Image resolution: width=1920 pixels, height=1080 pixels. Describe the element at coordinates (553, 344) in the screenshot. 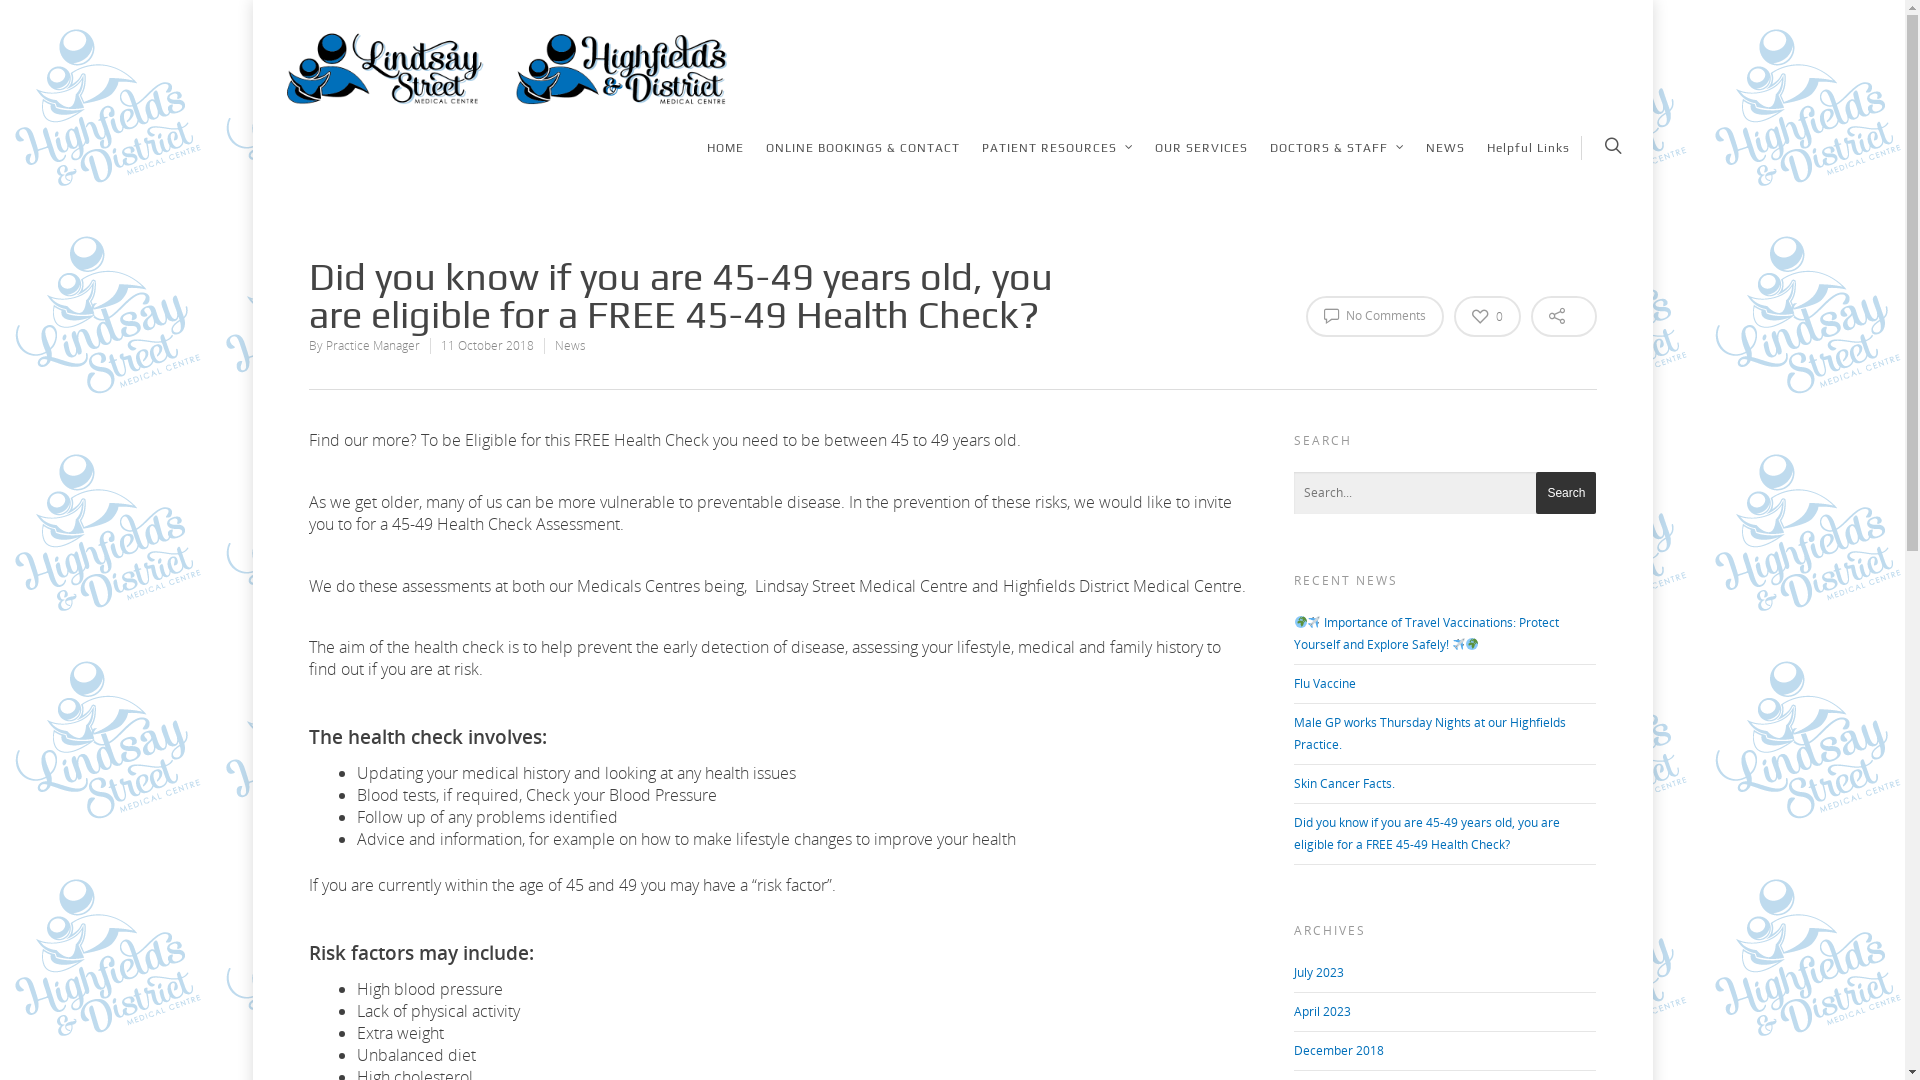

I see `'News'` at that location.